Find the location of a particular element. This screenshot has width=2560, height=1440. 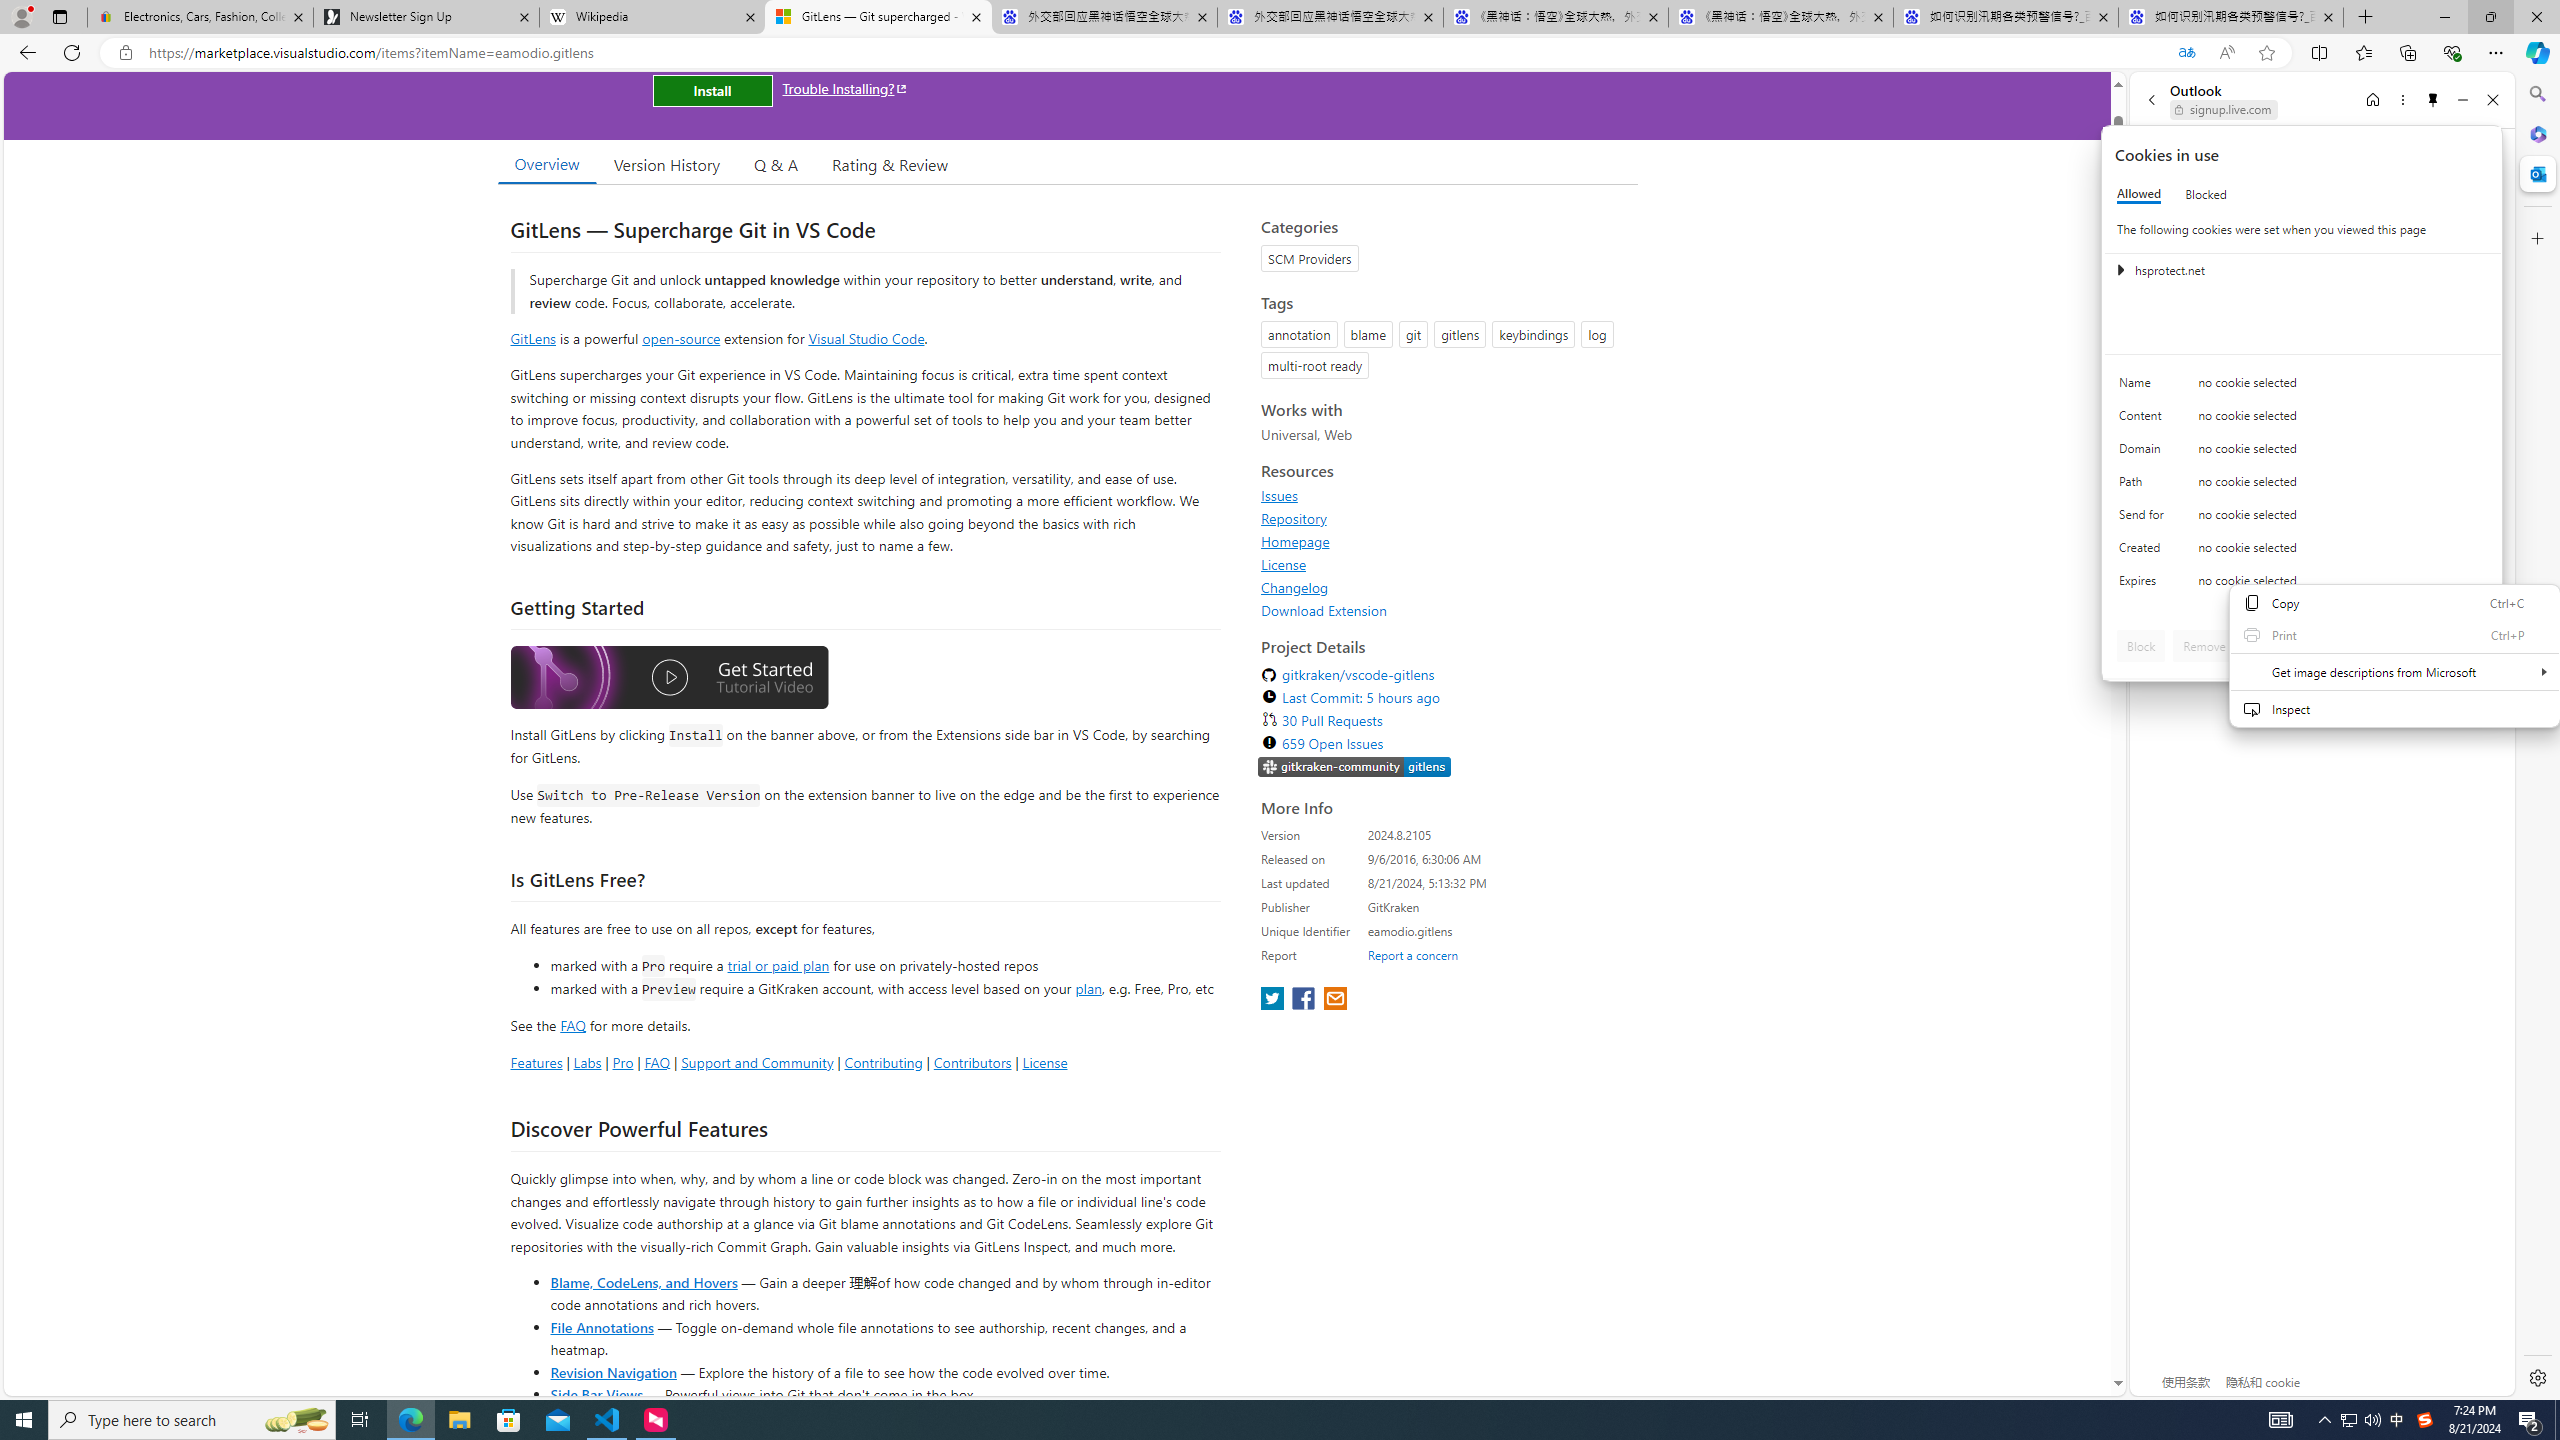

'Content' is located at coordinates (2144, 420).